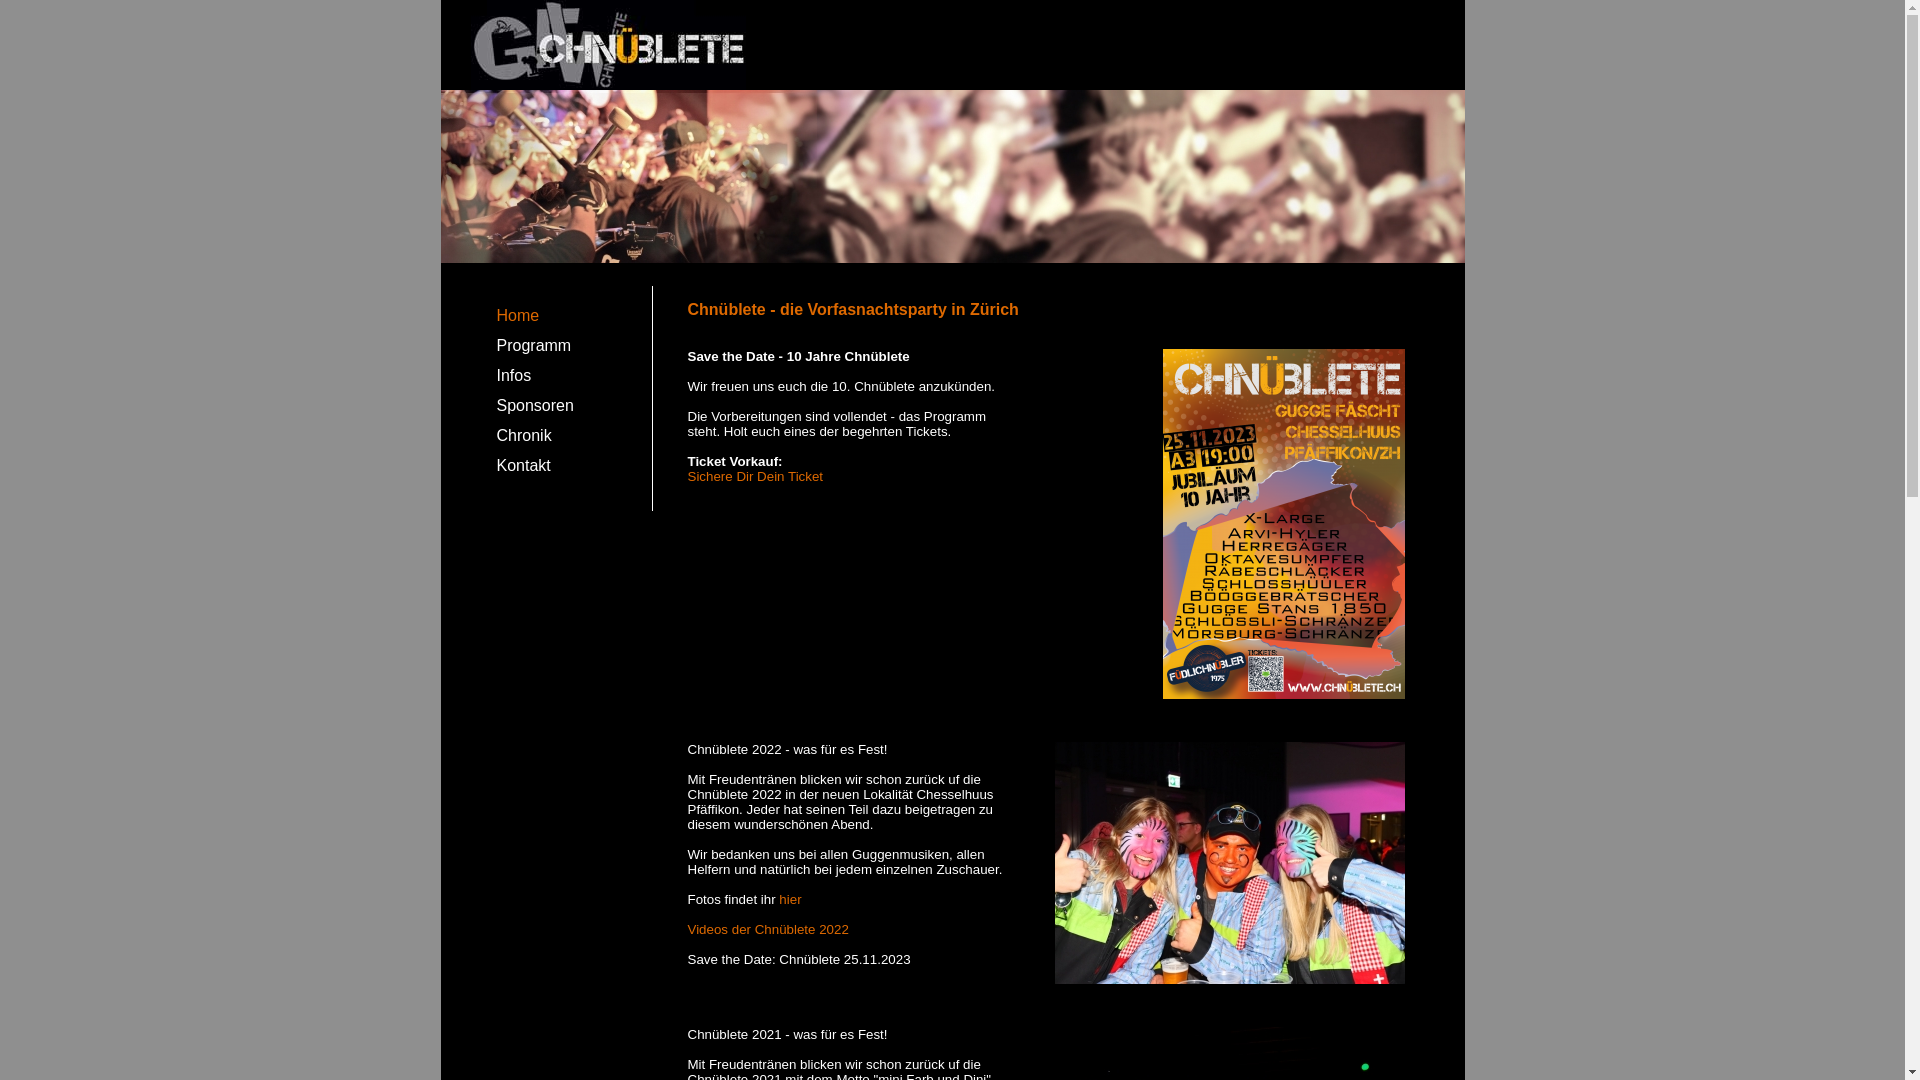 The height and width of the screenshot is (1080, 1920). What do you see at coordinates (687, 476) in the screenshot?
I see `'Sichere Dir Dein Ticket'` at bounding box center [687, 476].